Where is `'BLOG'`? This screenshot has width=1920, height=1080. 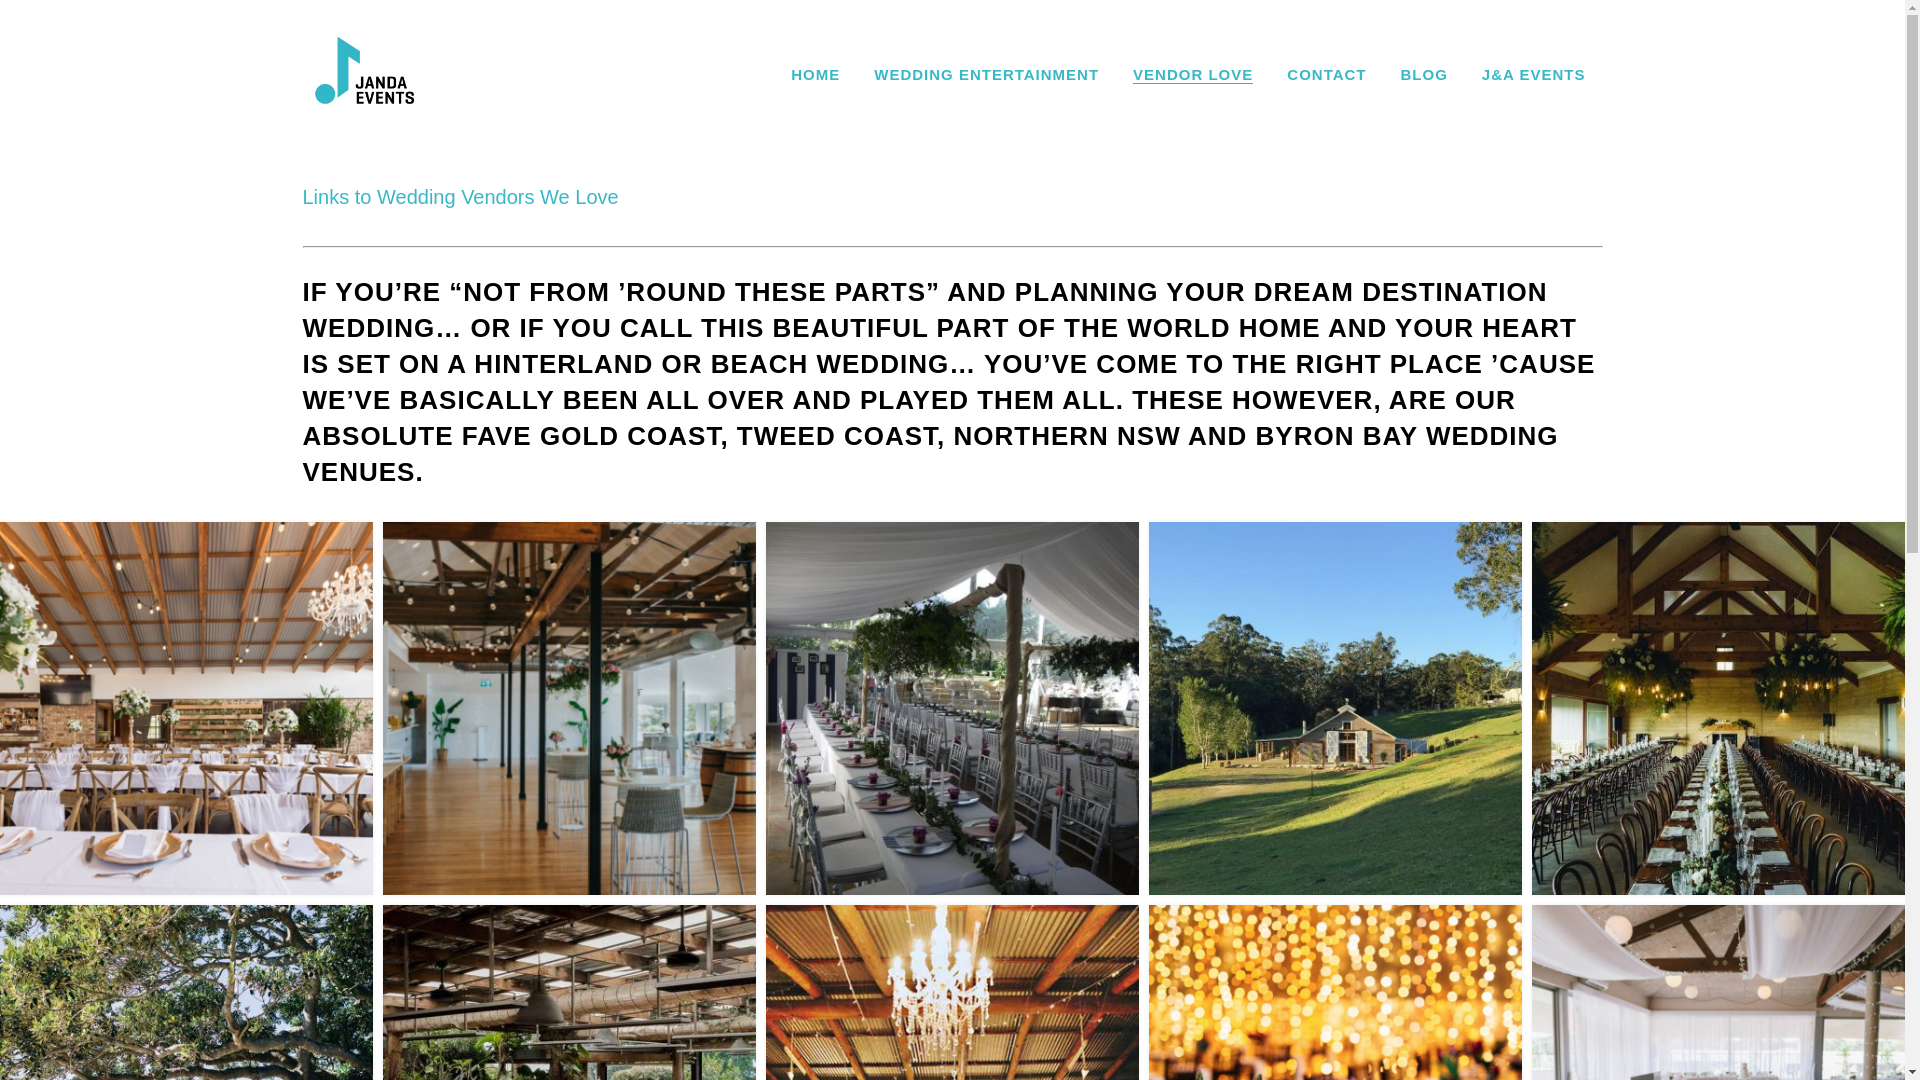 'BLOG' is located at coordinates (1423, 73).